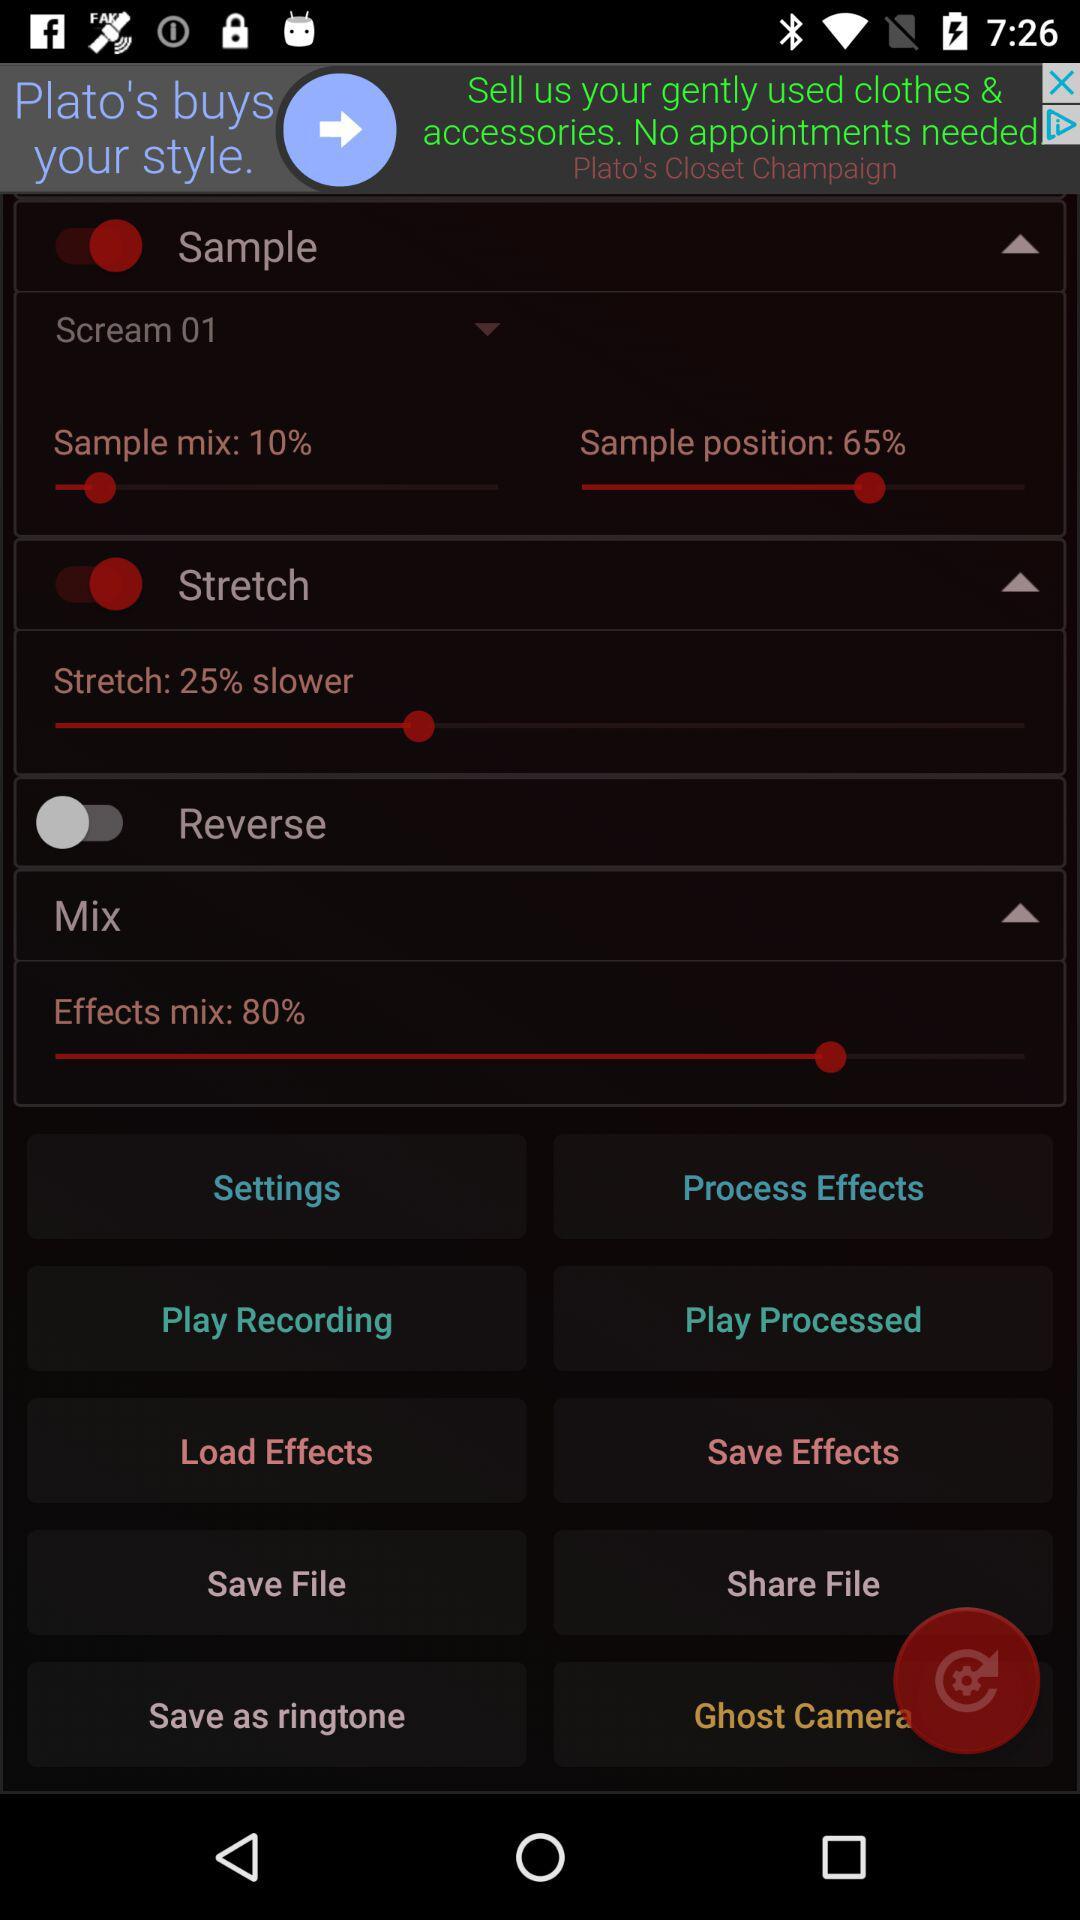  Describe the element at coordinates (88, 244) in the screenshot. I see `the function on or off` at that location.